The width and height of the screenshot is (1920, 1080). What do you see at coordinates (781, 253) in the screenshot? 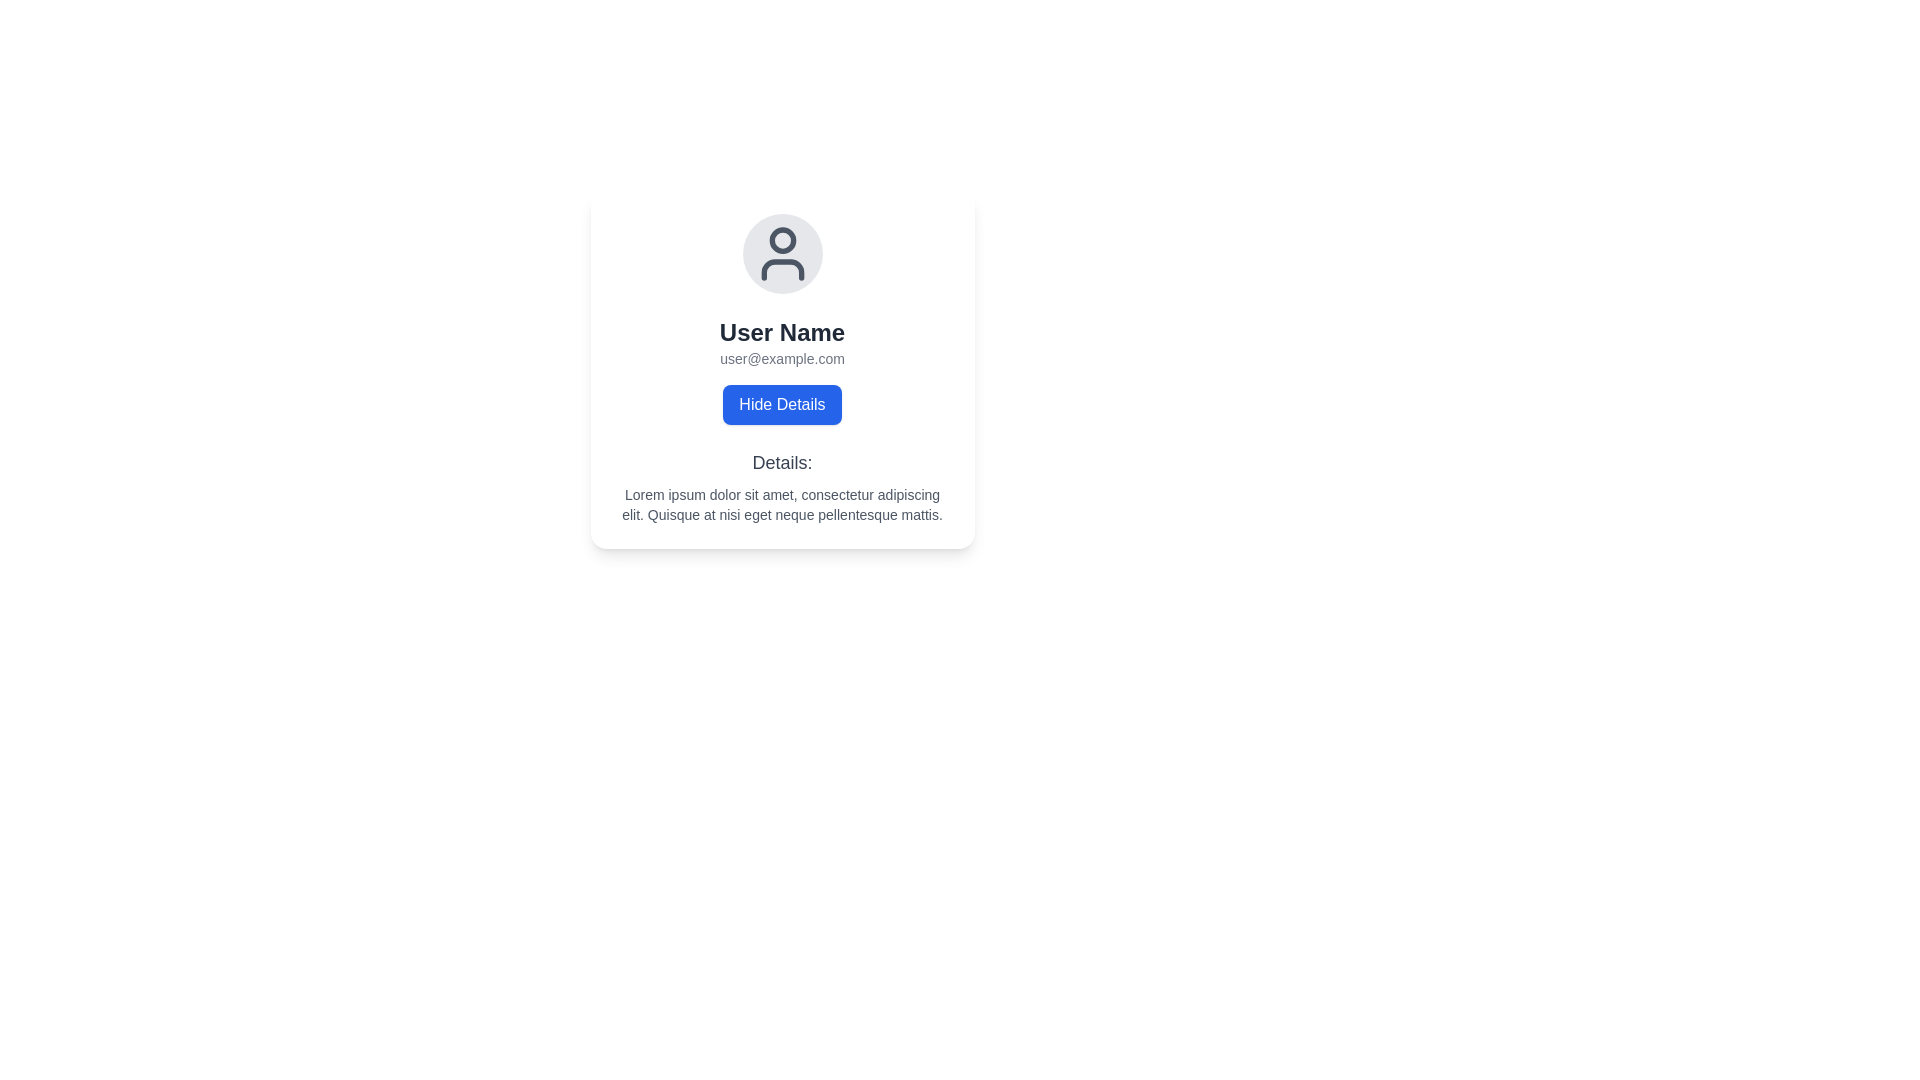
I see `the user profile icon, which is represented by a circular gray background located above the 'User Name' label, to identify the user profile` at bounding box center [781, 253].